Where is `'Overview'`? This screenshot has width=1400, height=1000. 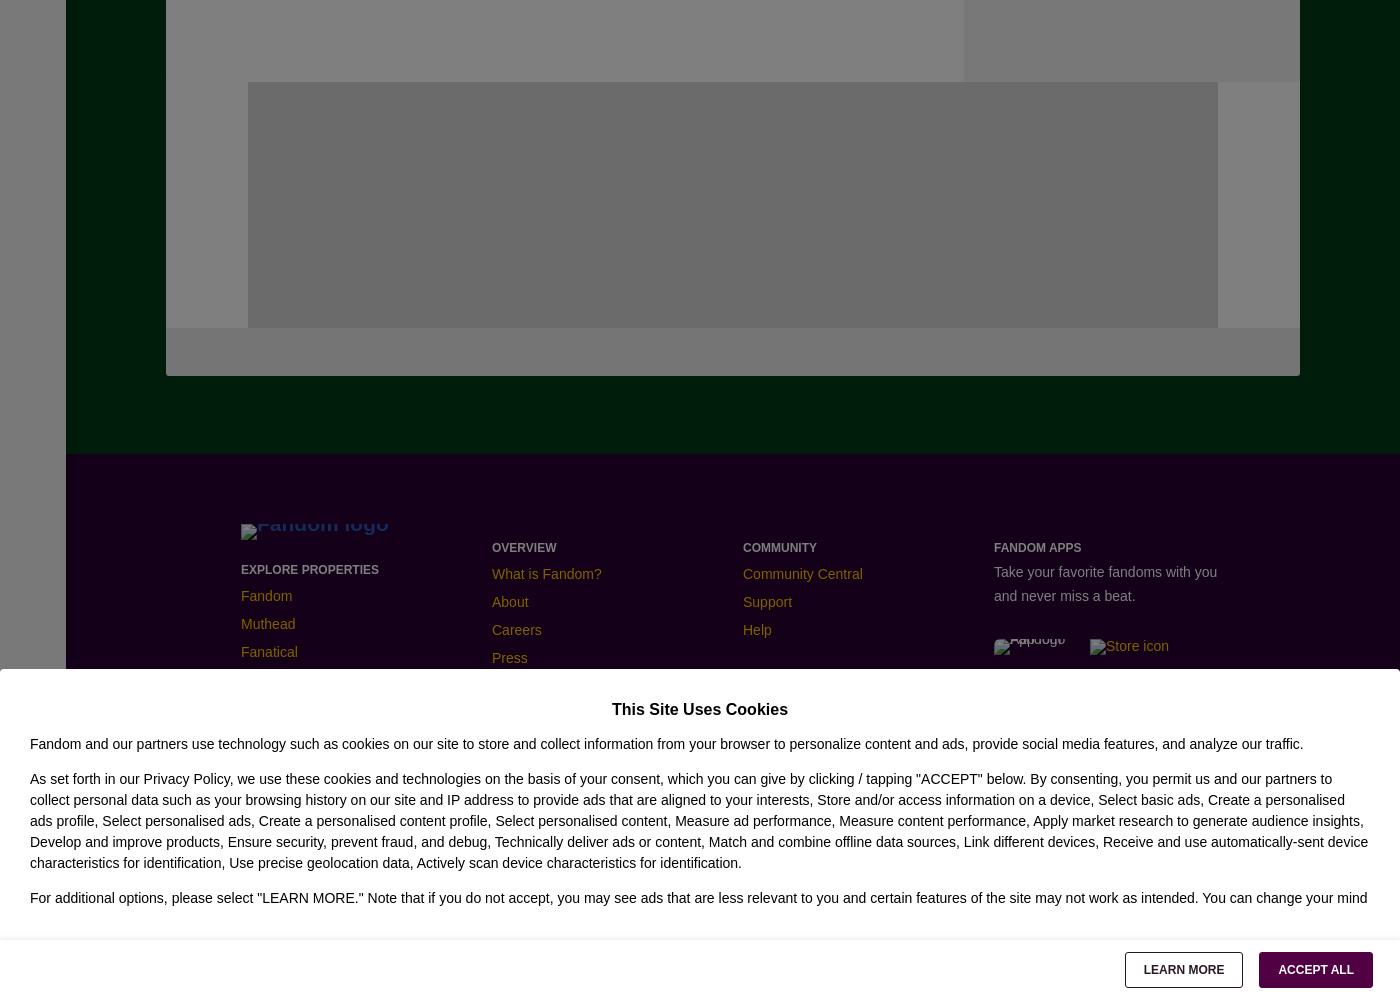
'Overview' is located at coordinates (524, 547).